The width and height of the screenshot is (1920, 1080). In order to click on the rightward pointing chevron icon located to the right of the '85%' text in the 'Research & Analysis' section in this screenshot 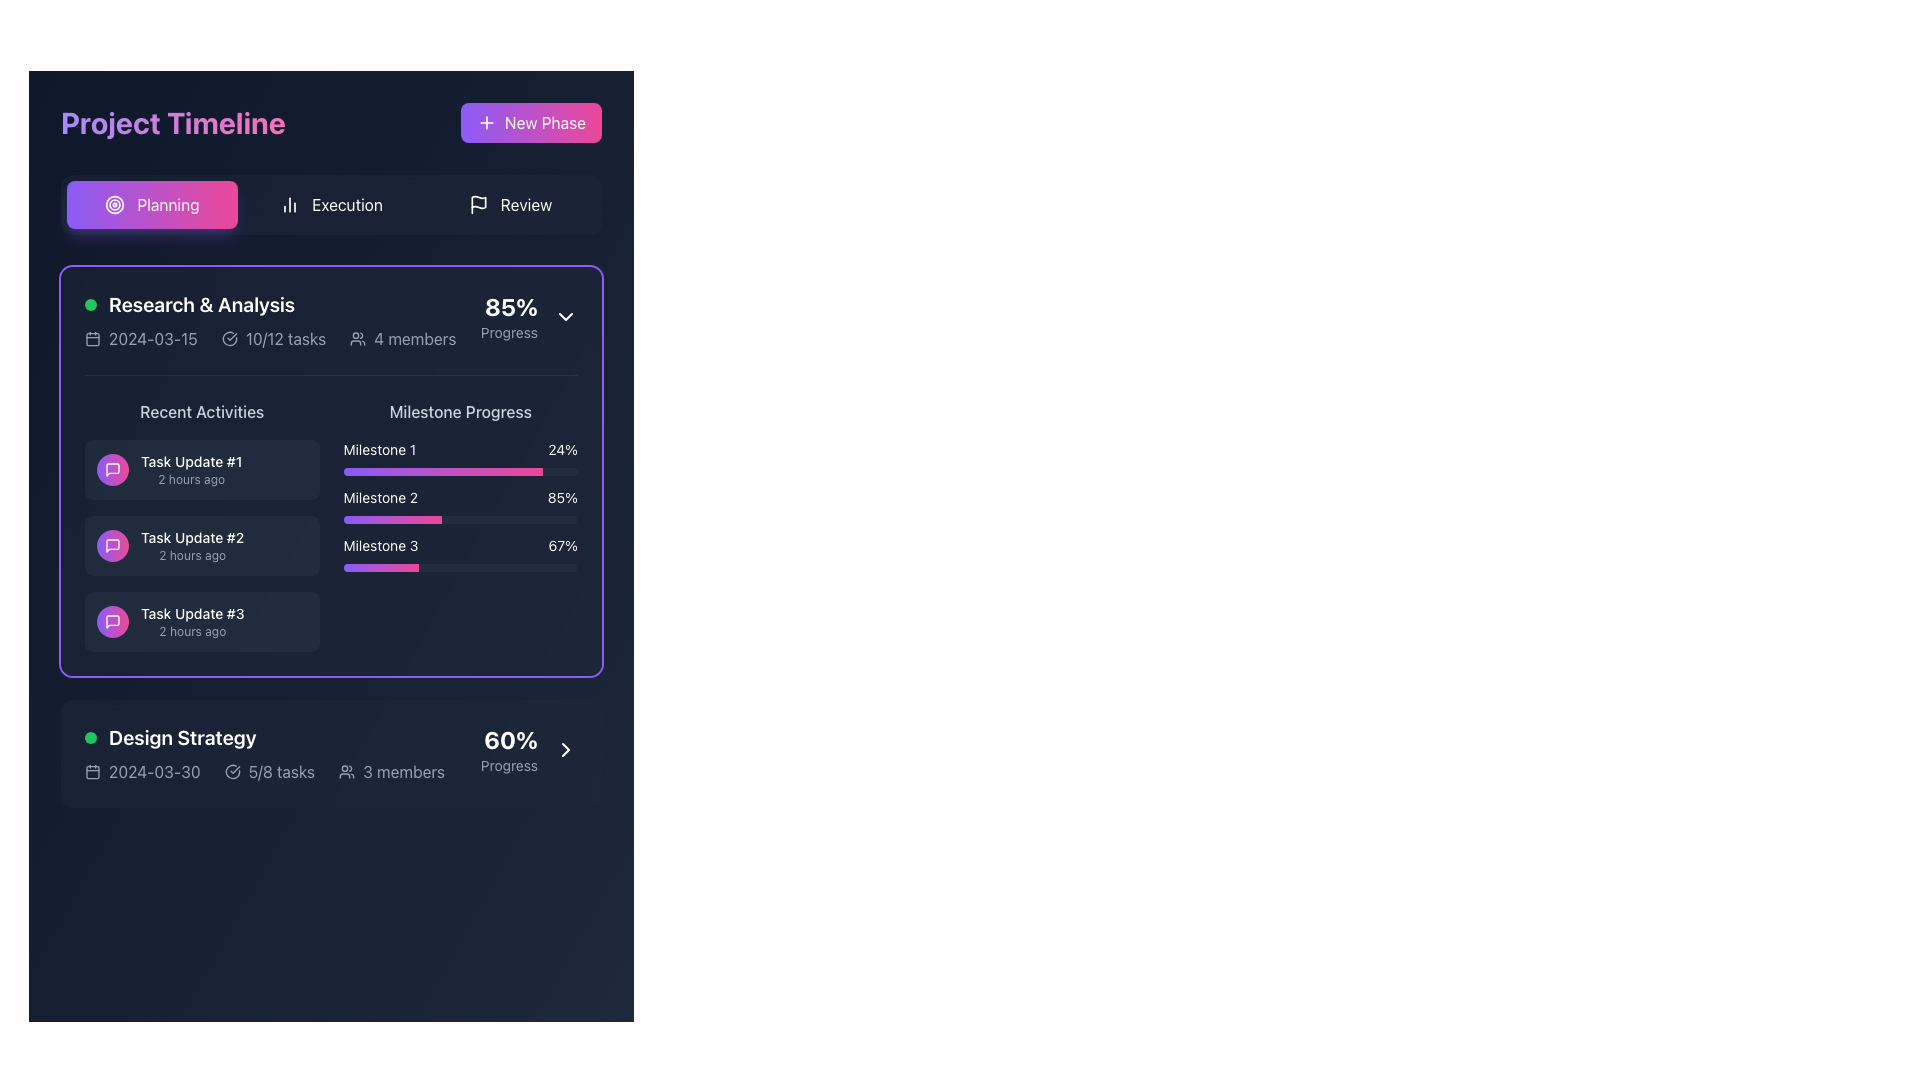, I will do `click(565, 315)`.